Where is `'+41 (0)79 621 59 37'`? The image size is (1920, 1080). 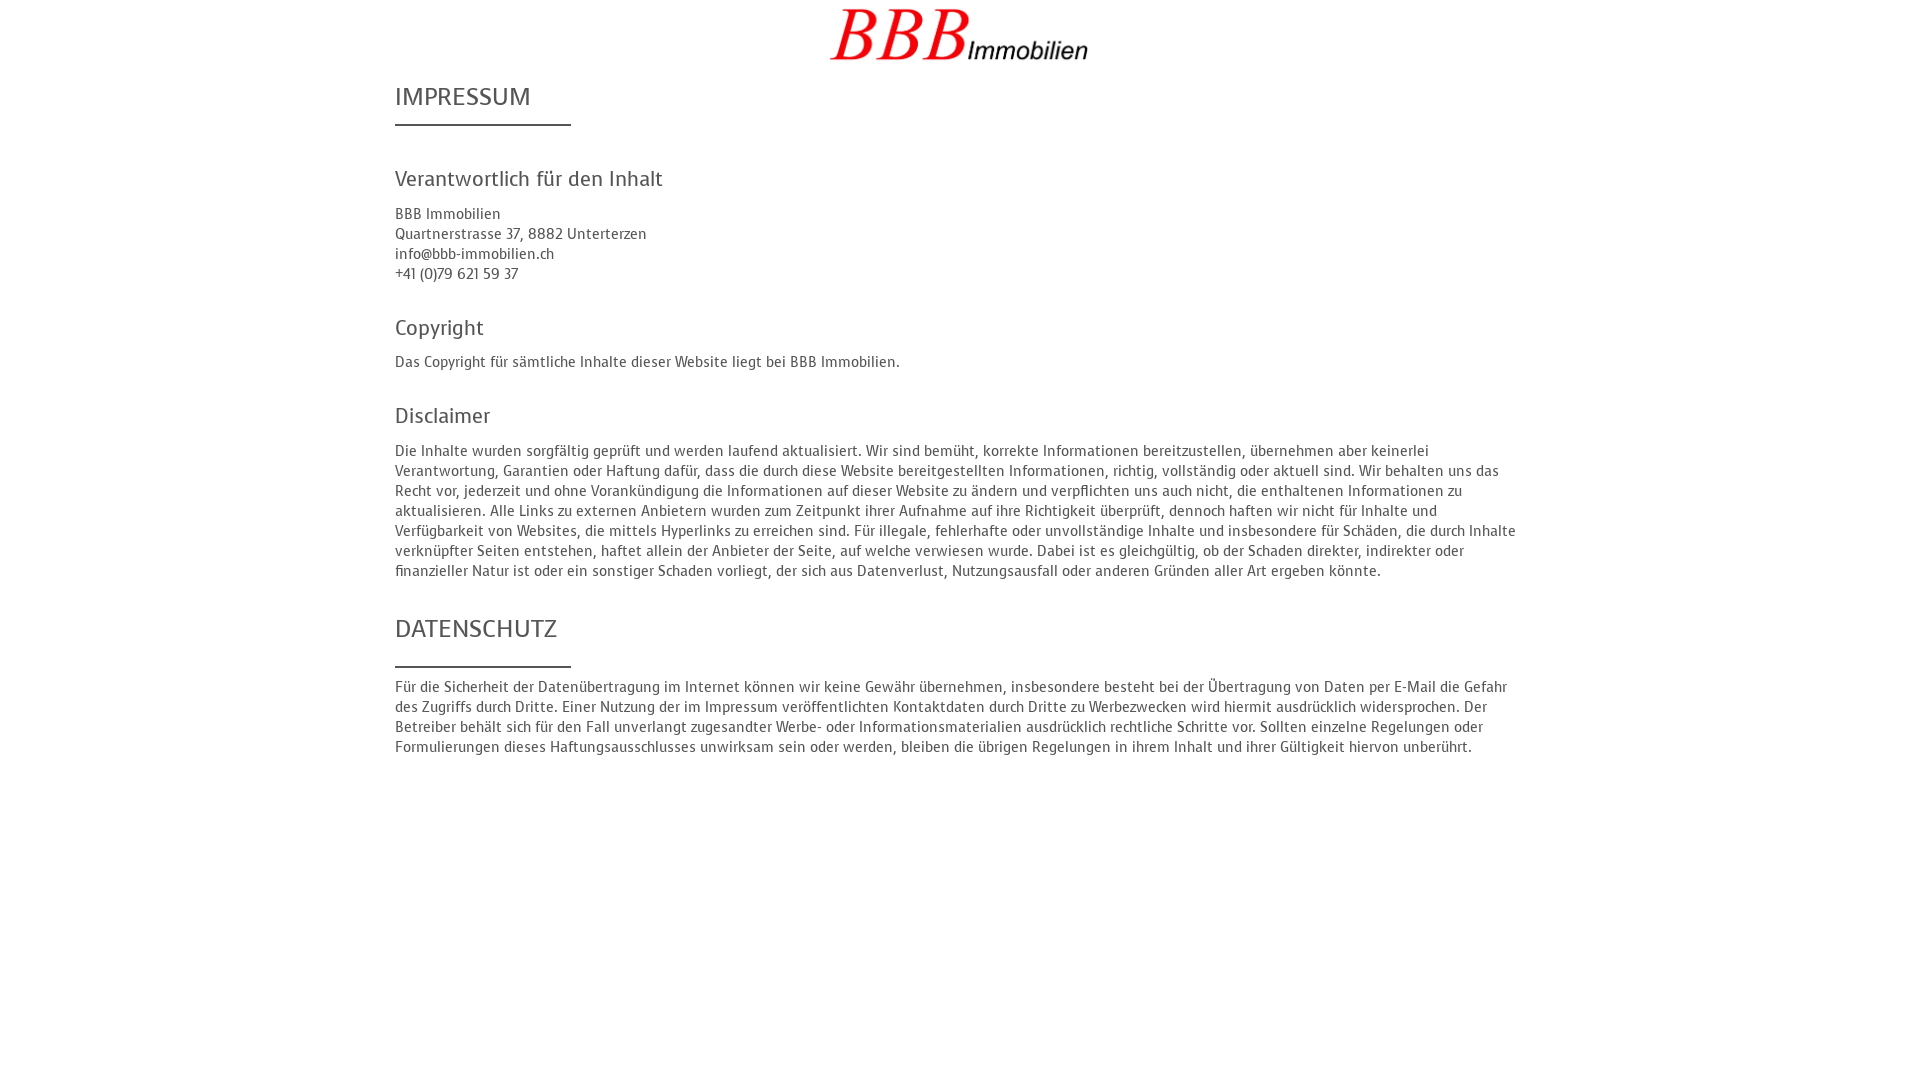 '+41 (0)79 621 59 37' is located at coordinates (455, 274).